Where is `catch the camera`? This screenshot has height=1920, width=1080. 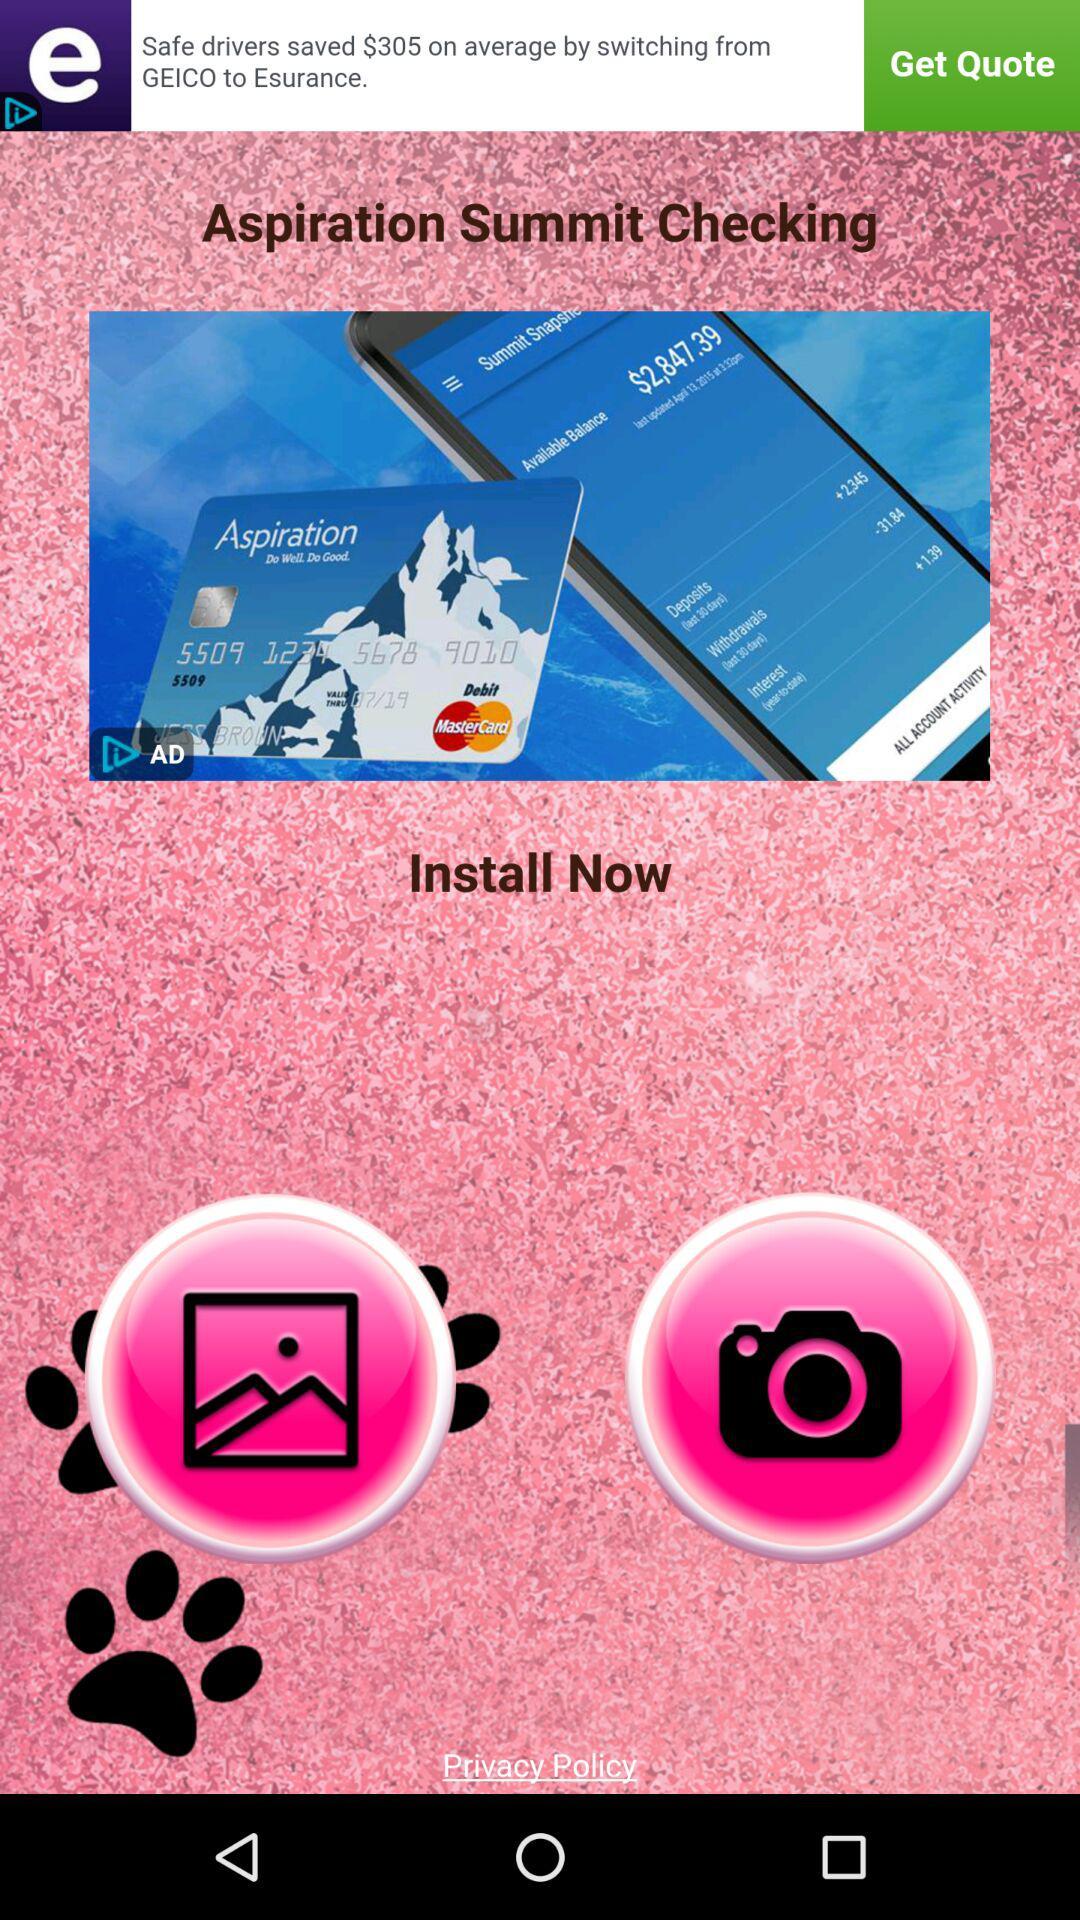
catch the camera is located at coordinates (810, 1377).